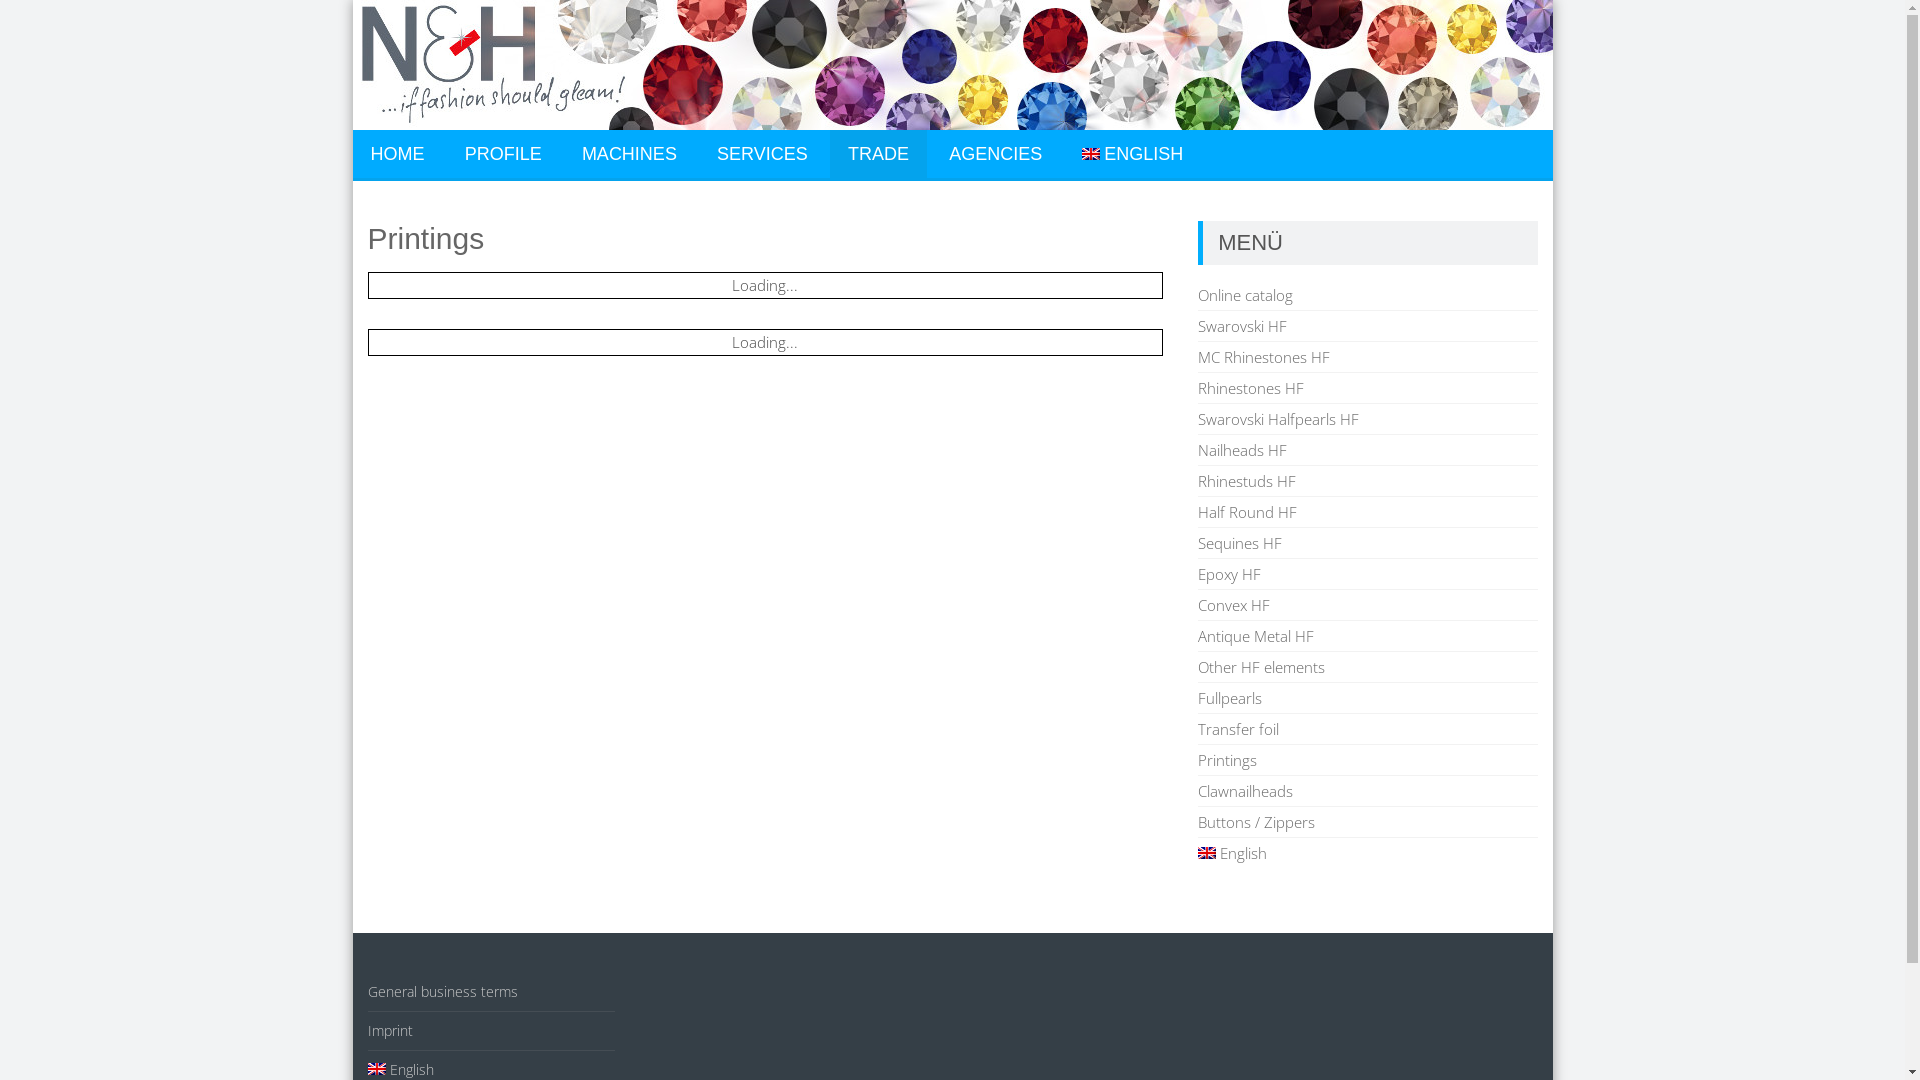 The height and width of the screenshot is (1080, 1920). Describe the element at coordinates (1232, 604) in the screenshot. I see `'Convex HF'` at that location.